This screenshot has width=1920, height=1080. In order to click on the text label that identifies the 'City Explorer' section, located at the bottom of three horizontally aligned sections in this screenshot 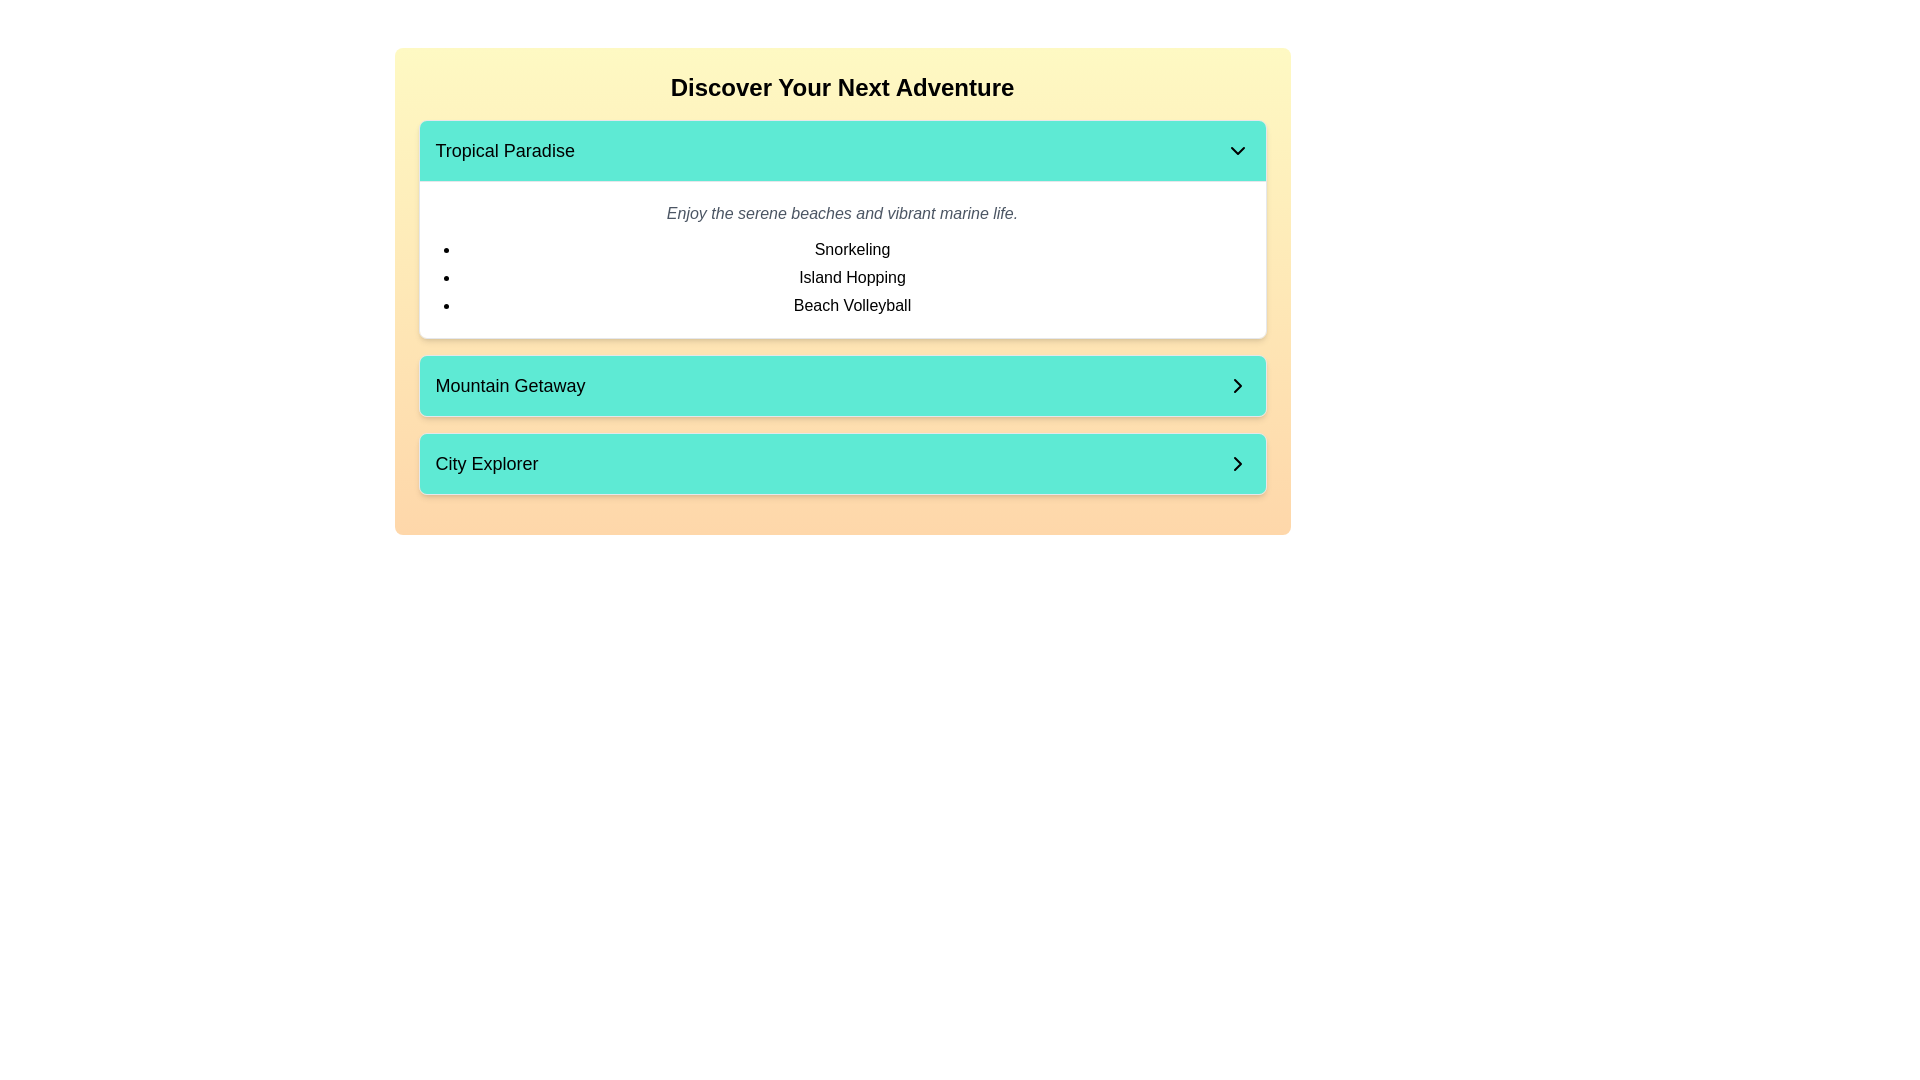, I will do `click(487, 463)`.